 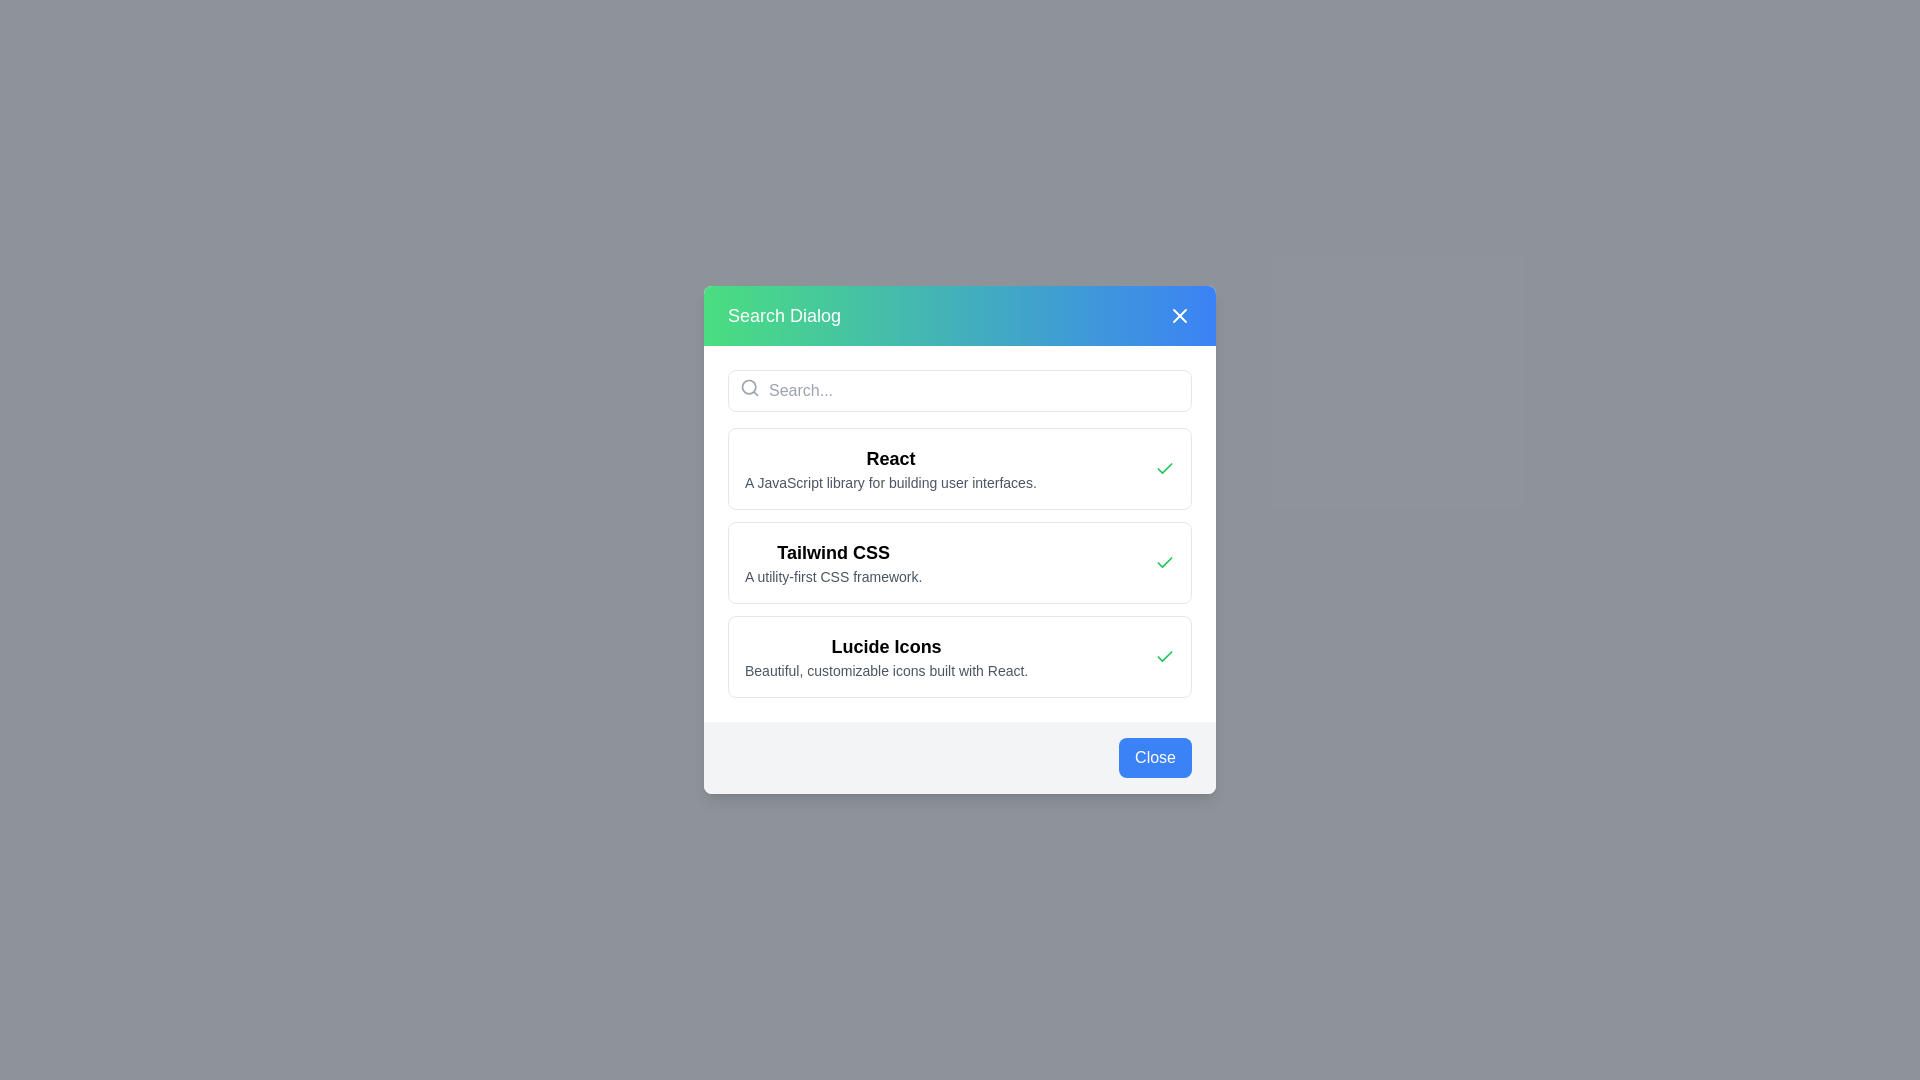 I want to click on the checkmark icon, which is styled with a green stroke and located on the right side of the 'Tailwind CSS' section in the search dialog overlay, so click(x=1165, y=467).